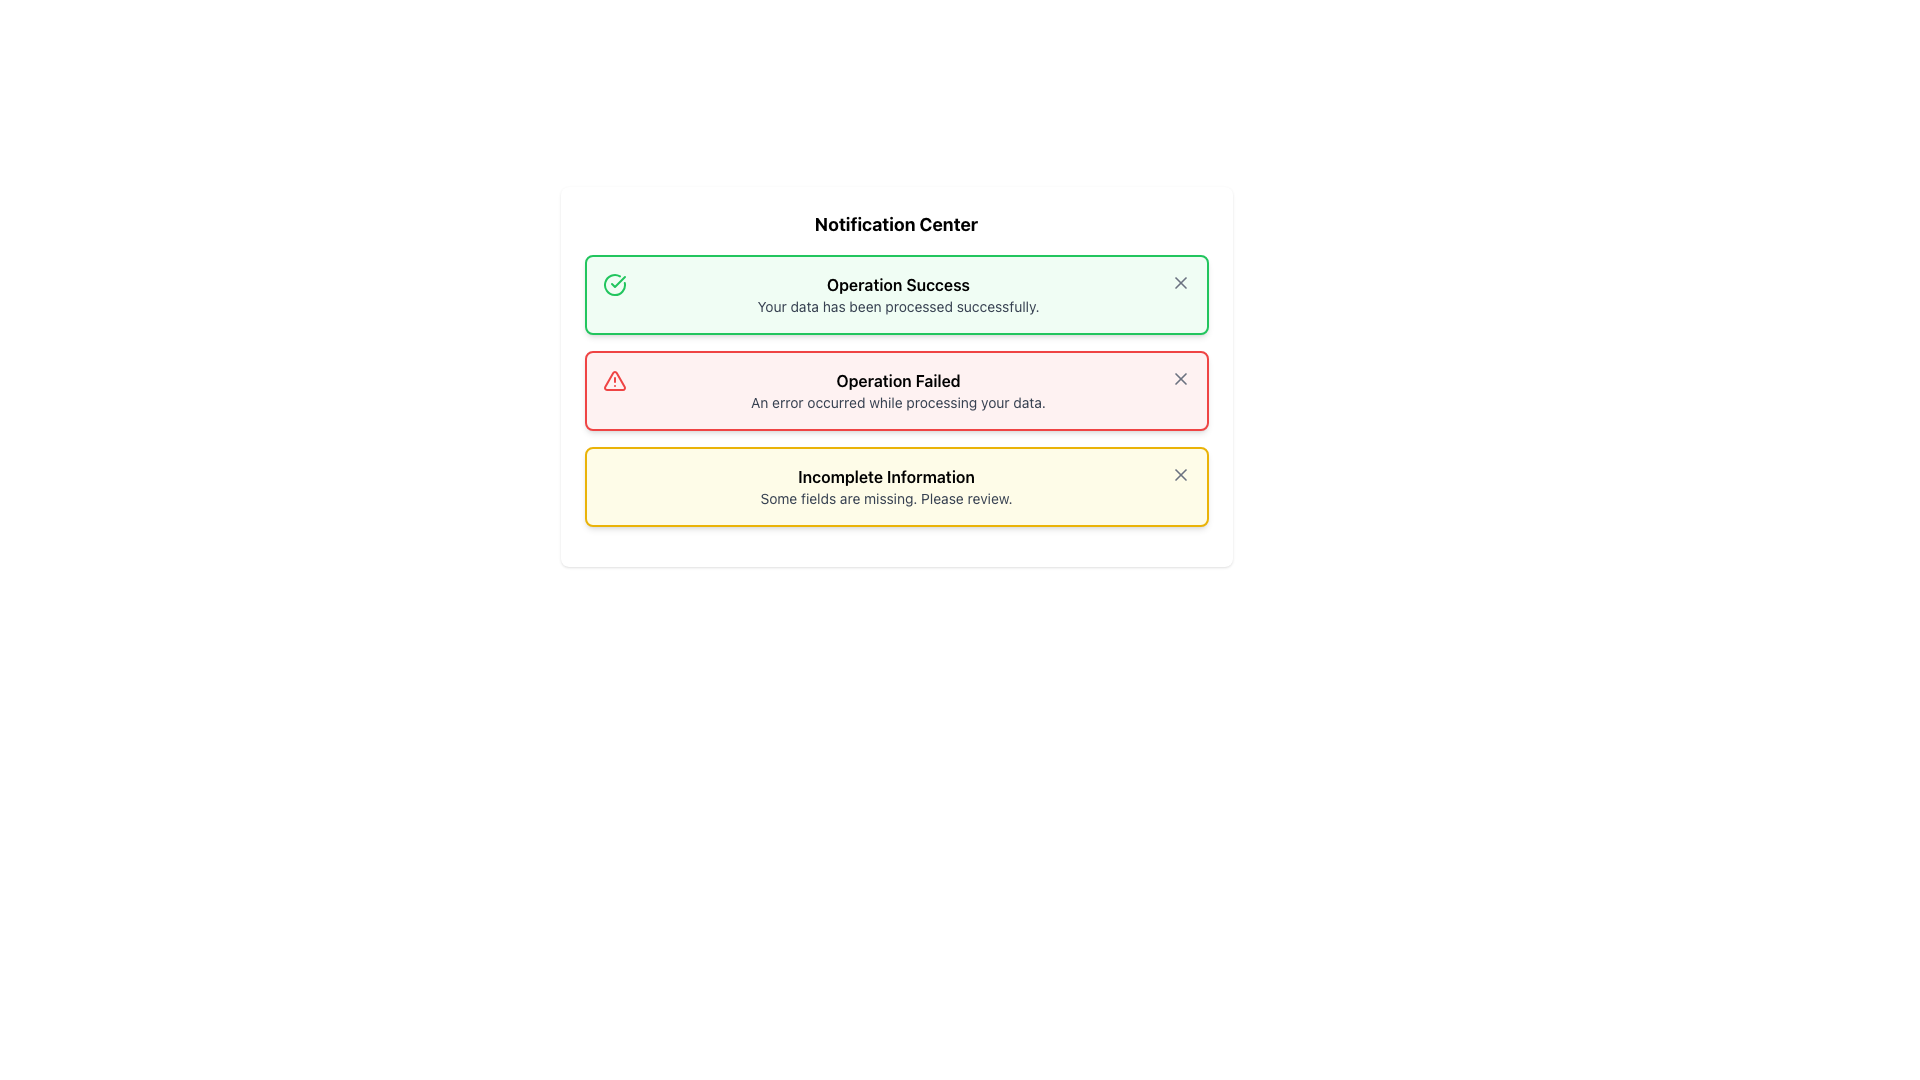  What do you see at coordinates (897, 294) in the screenshot?
I see `informational text from the notification block indicating that the operation was successful, located in the topmost green notification box within the Notification Center` at bounding box center [897, 294].